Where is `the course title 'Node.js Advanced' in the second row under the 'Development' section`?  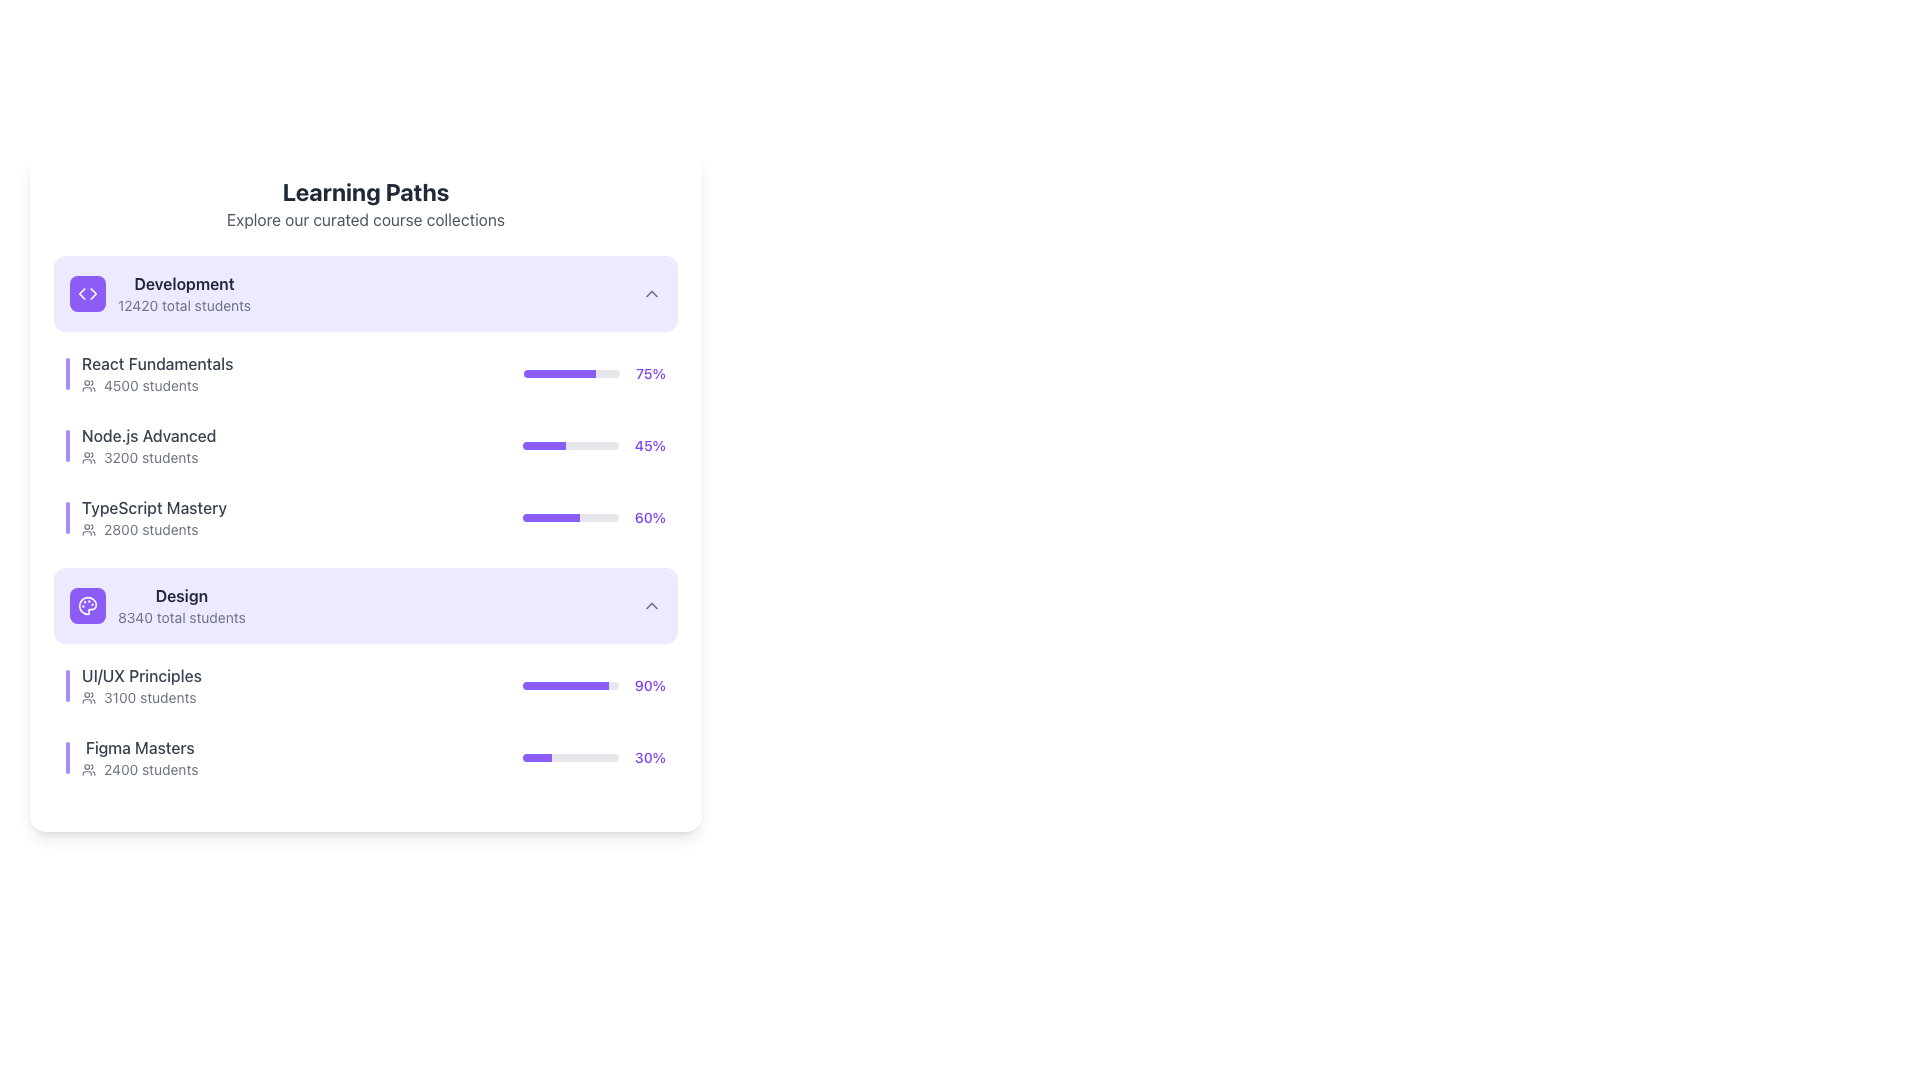 the course title 'Node.js Advanced' in the second row under the 'Development' section is located at coordinates (365, 445).